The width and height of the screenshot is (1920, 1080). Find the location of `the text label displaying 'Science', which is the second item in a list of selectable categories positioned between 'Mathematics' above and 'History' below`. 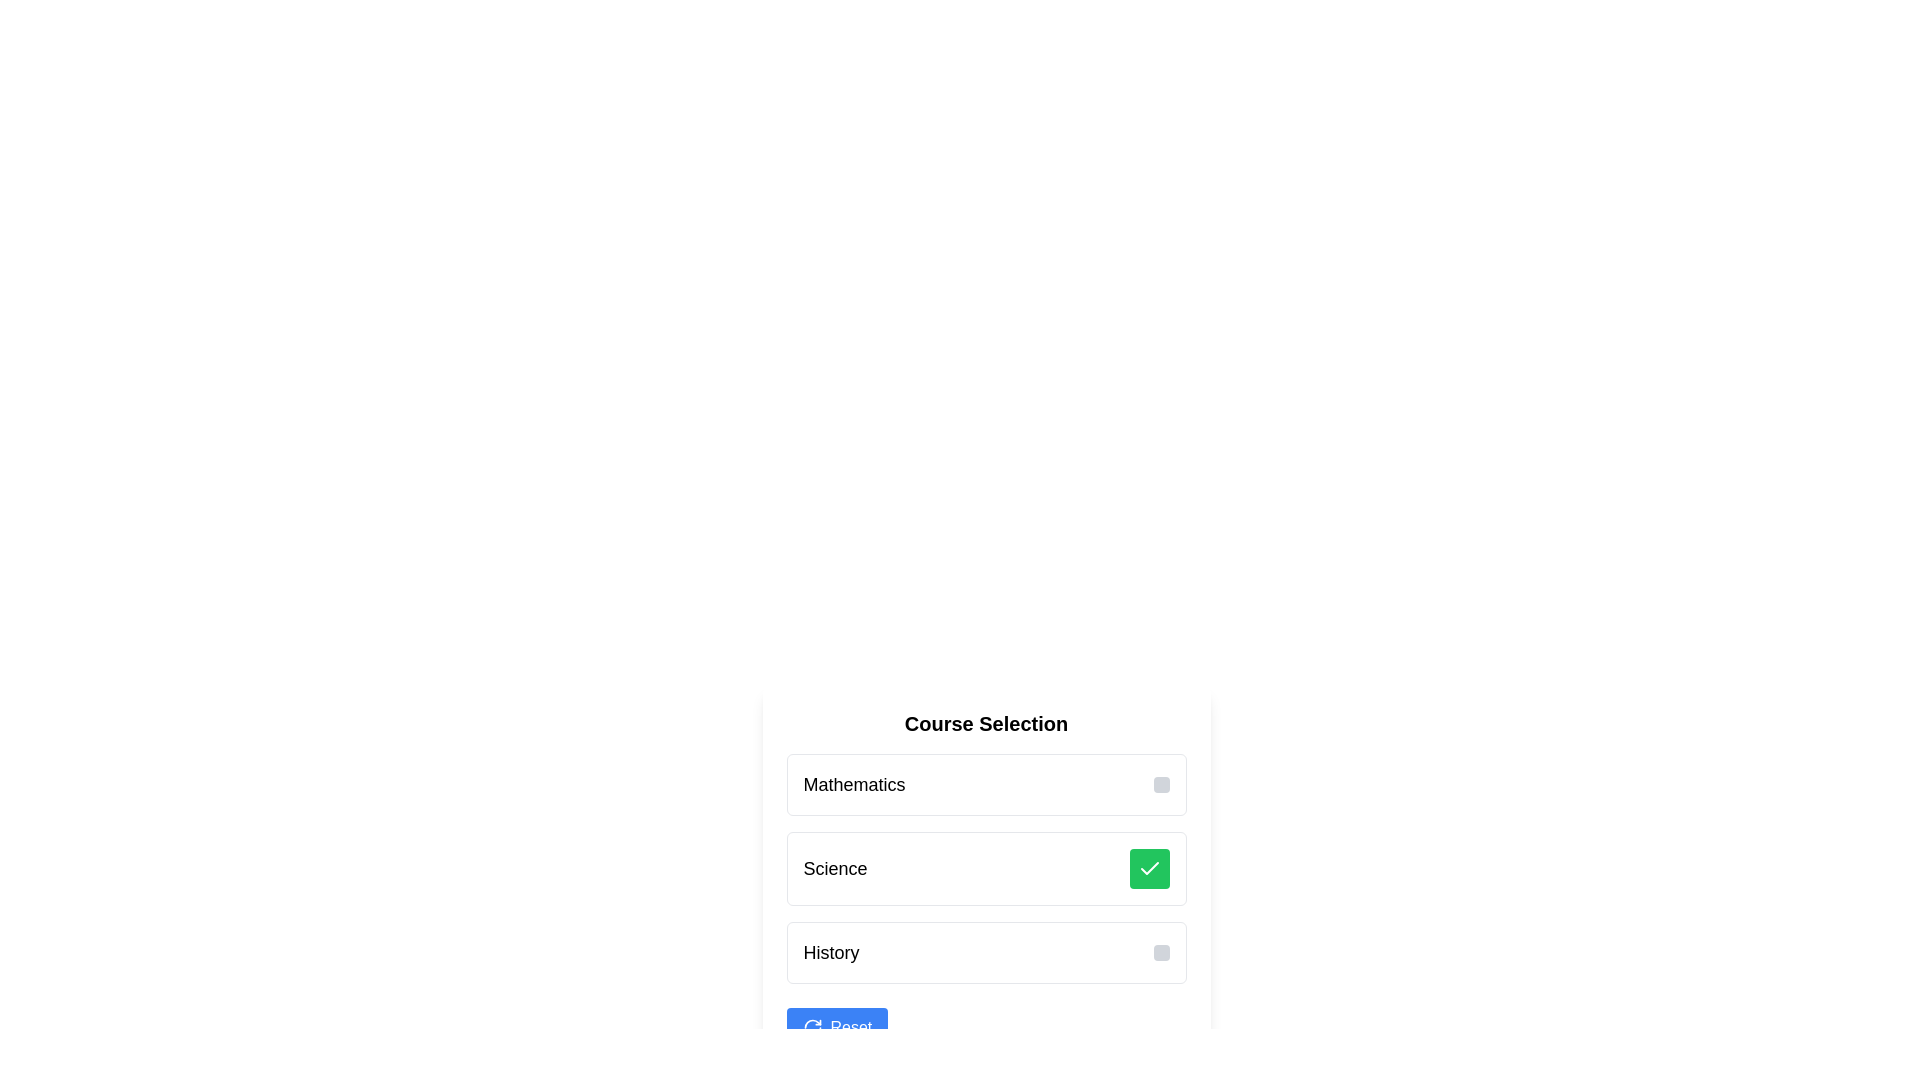

the text label displaying 'Science', which is the second item in a list of selectable categories positioned between 'Mathematics' above and 'History' below is located at coordinates (835, 867).